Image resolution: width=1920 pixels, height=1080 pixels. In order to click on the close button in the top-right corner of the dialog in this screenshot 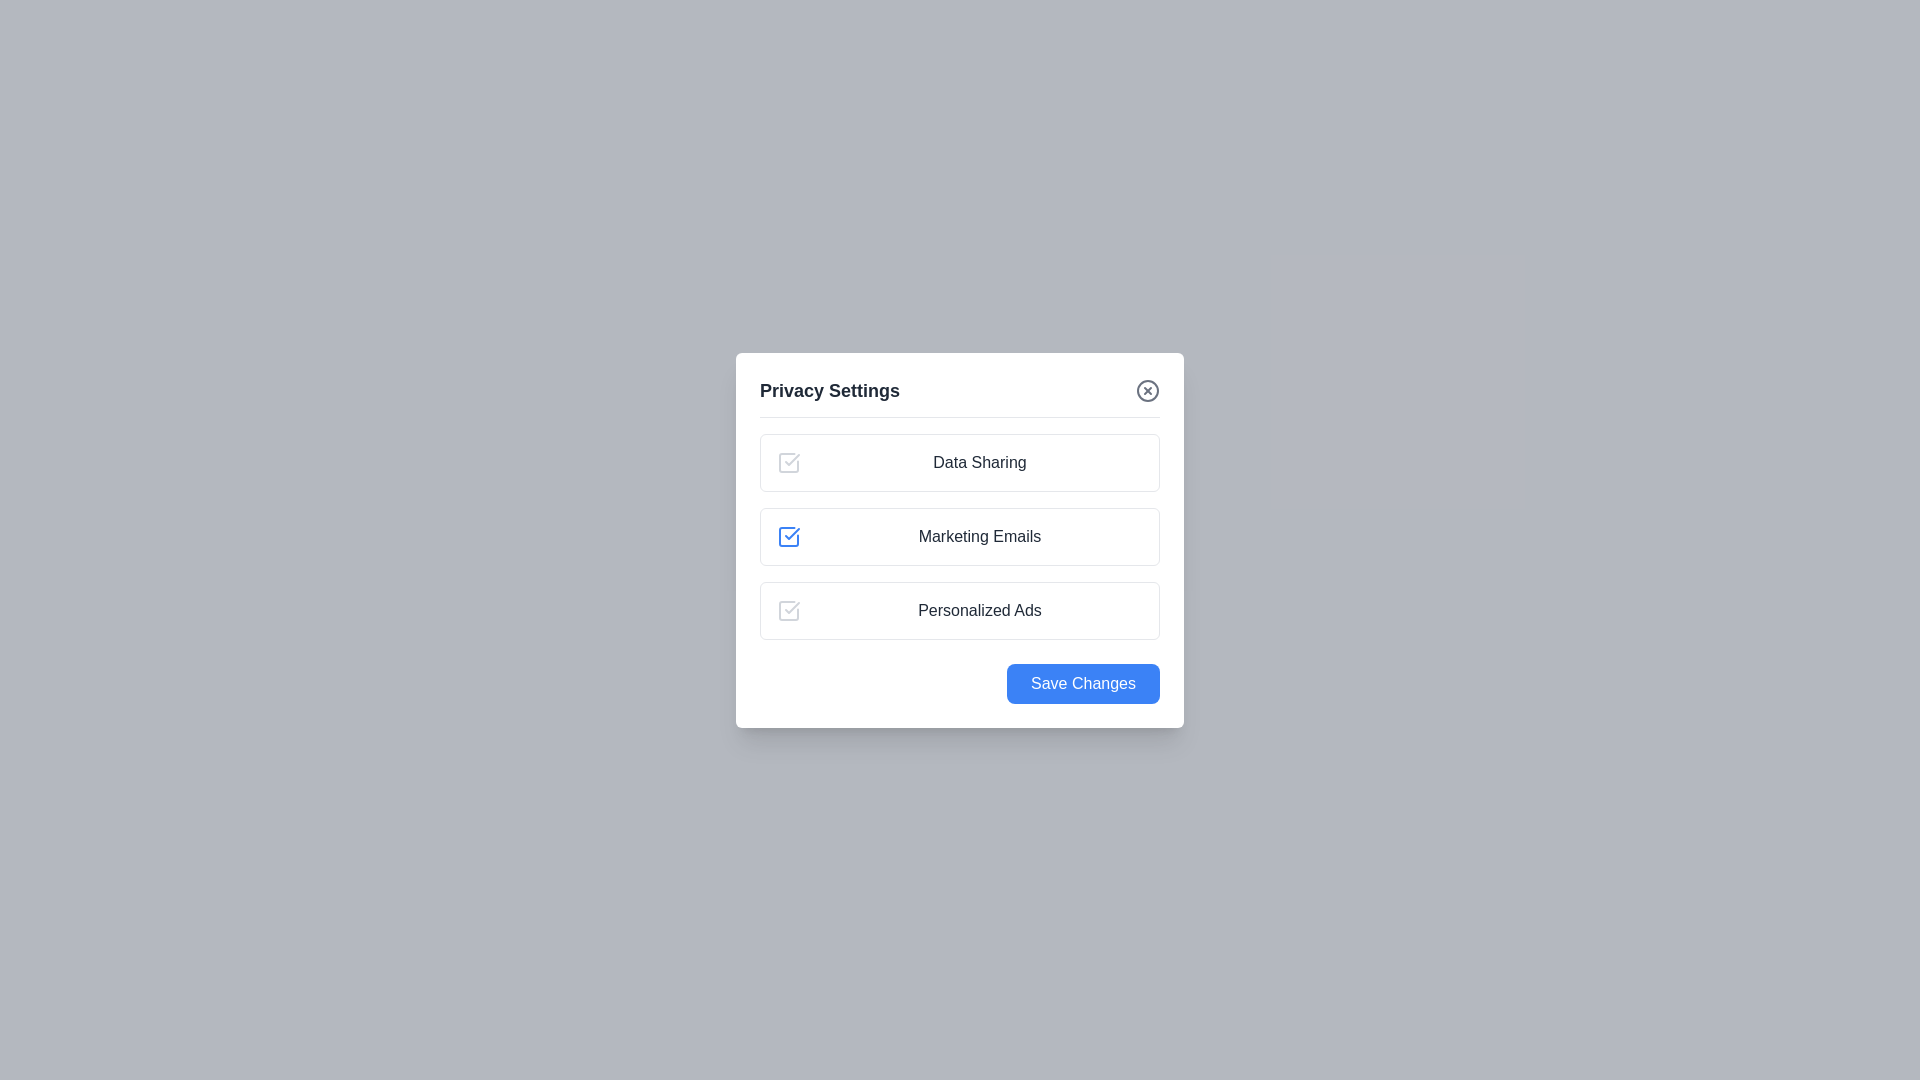, I will do `click(1147, 389)`.